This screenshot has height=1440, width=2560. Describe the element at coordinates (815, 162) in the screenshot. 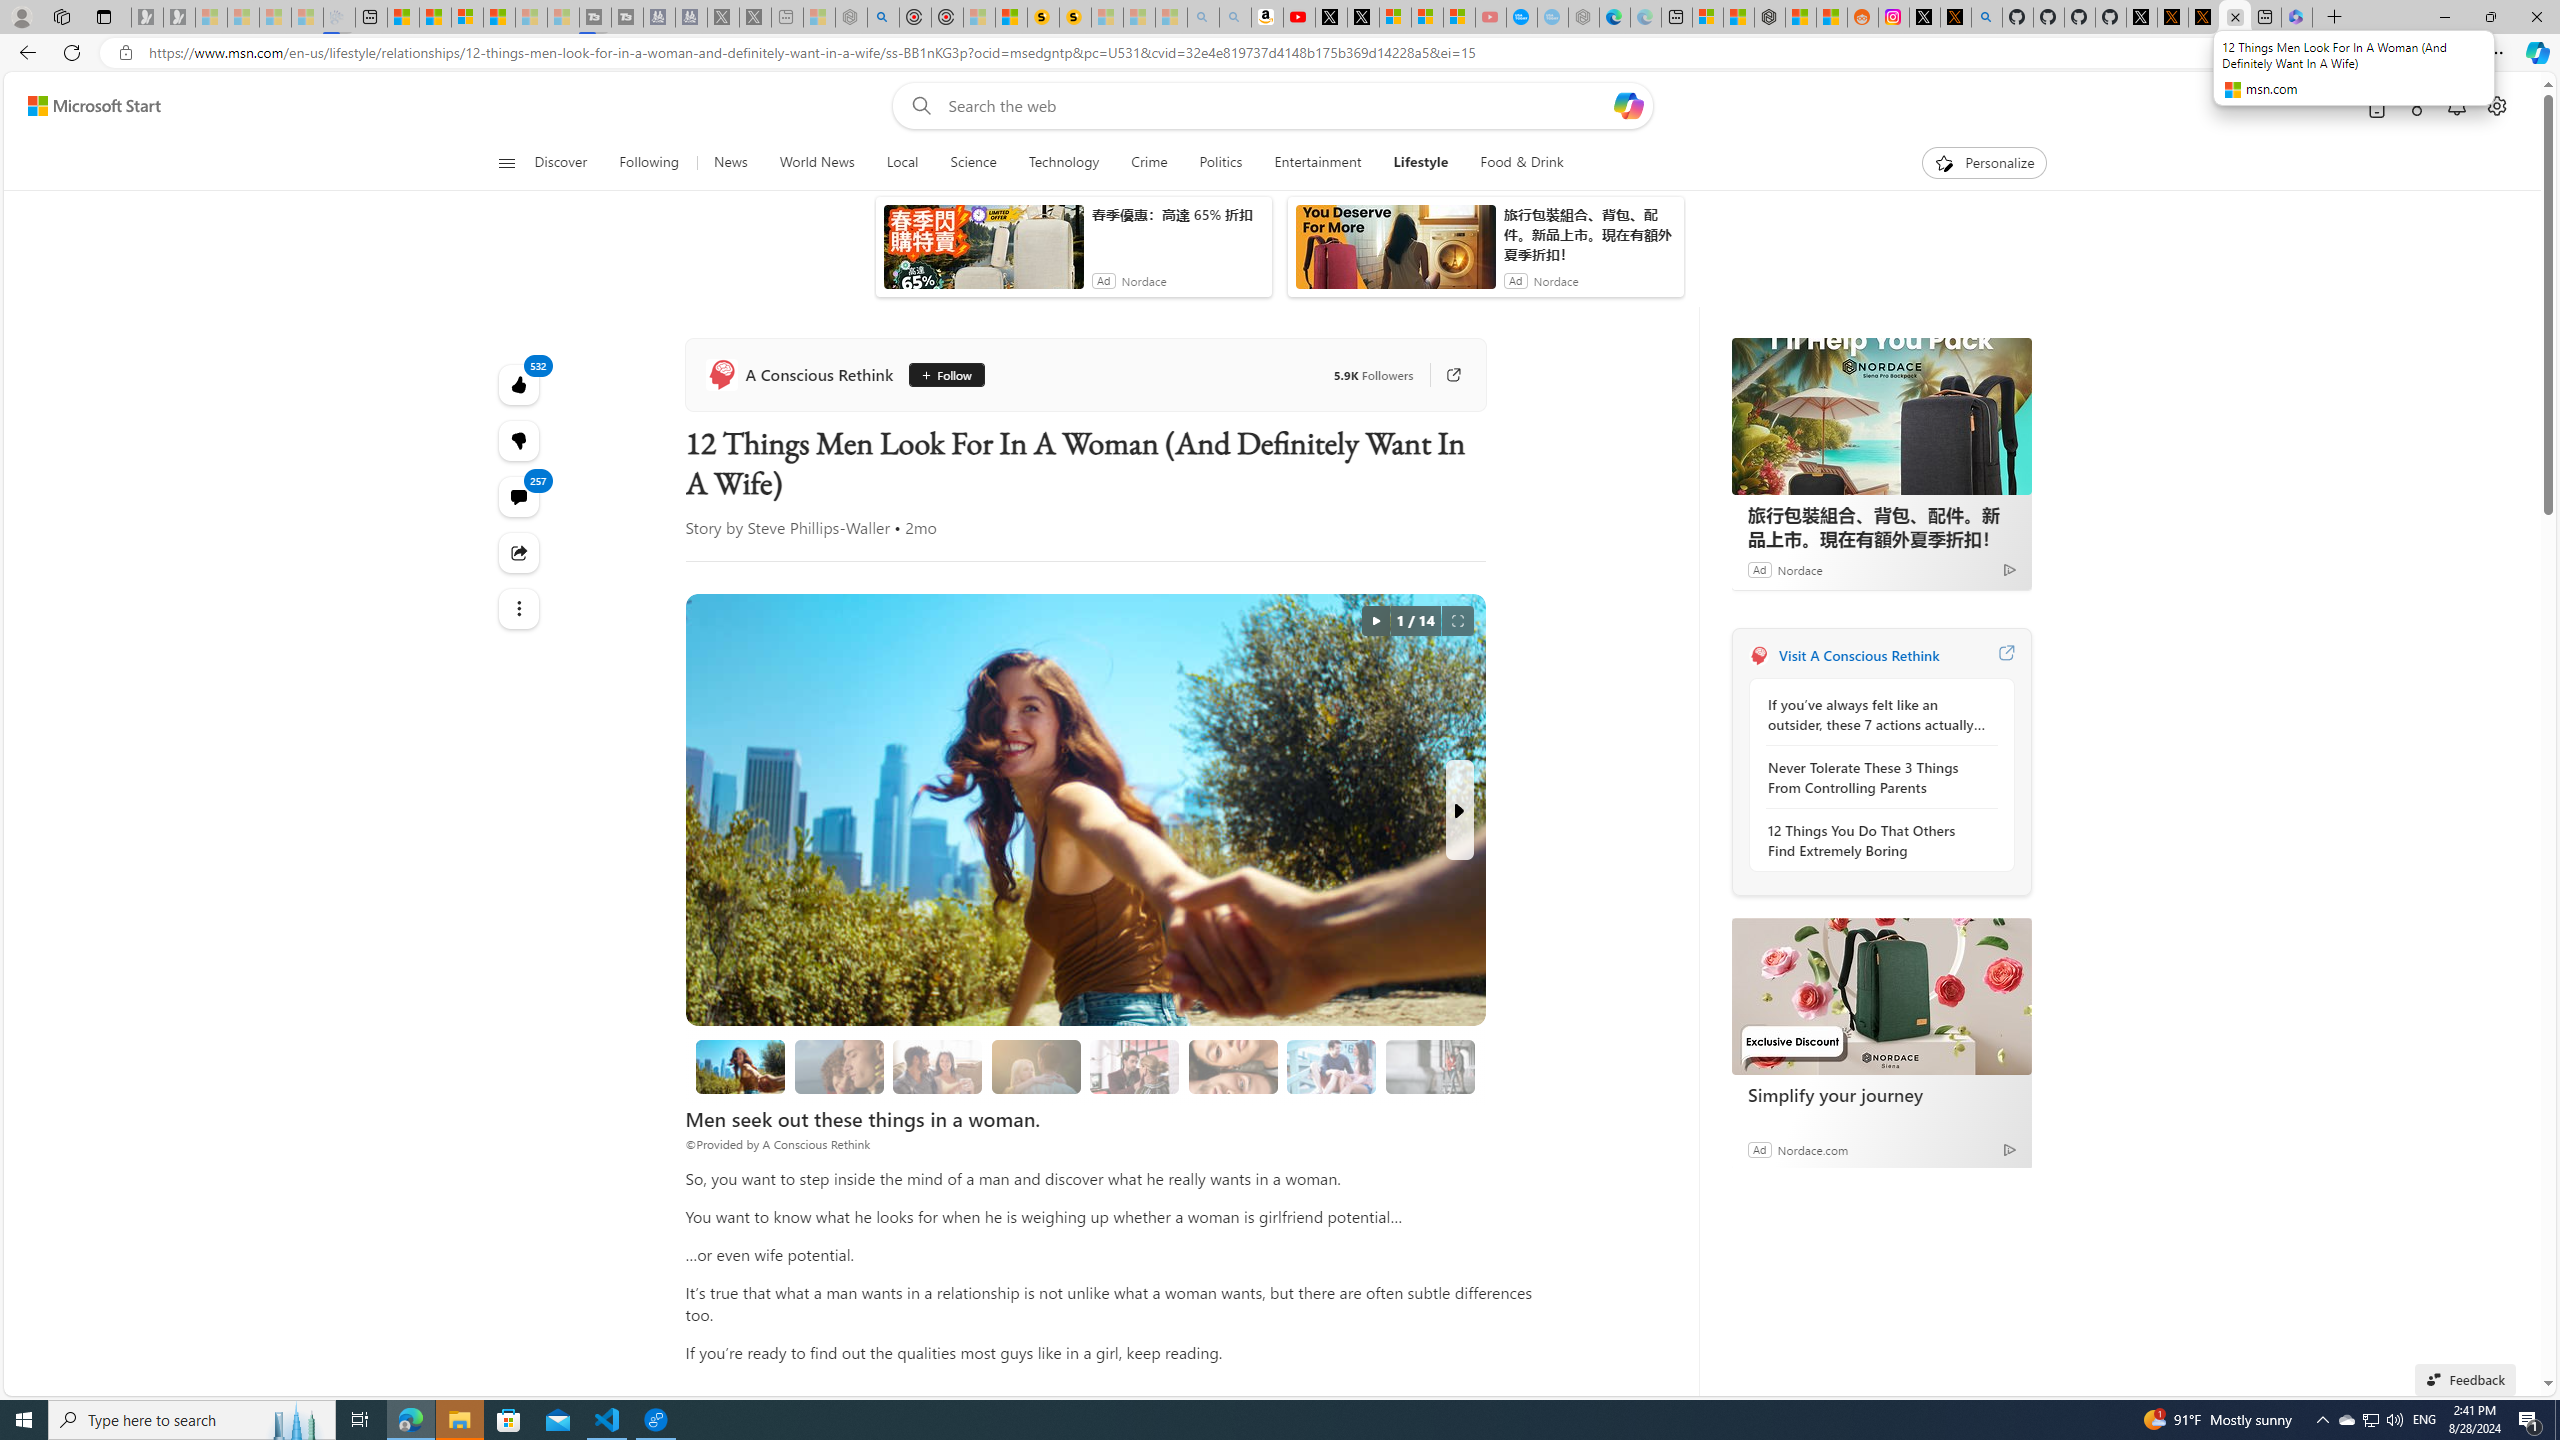

I see `'World News'` at that location.